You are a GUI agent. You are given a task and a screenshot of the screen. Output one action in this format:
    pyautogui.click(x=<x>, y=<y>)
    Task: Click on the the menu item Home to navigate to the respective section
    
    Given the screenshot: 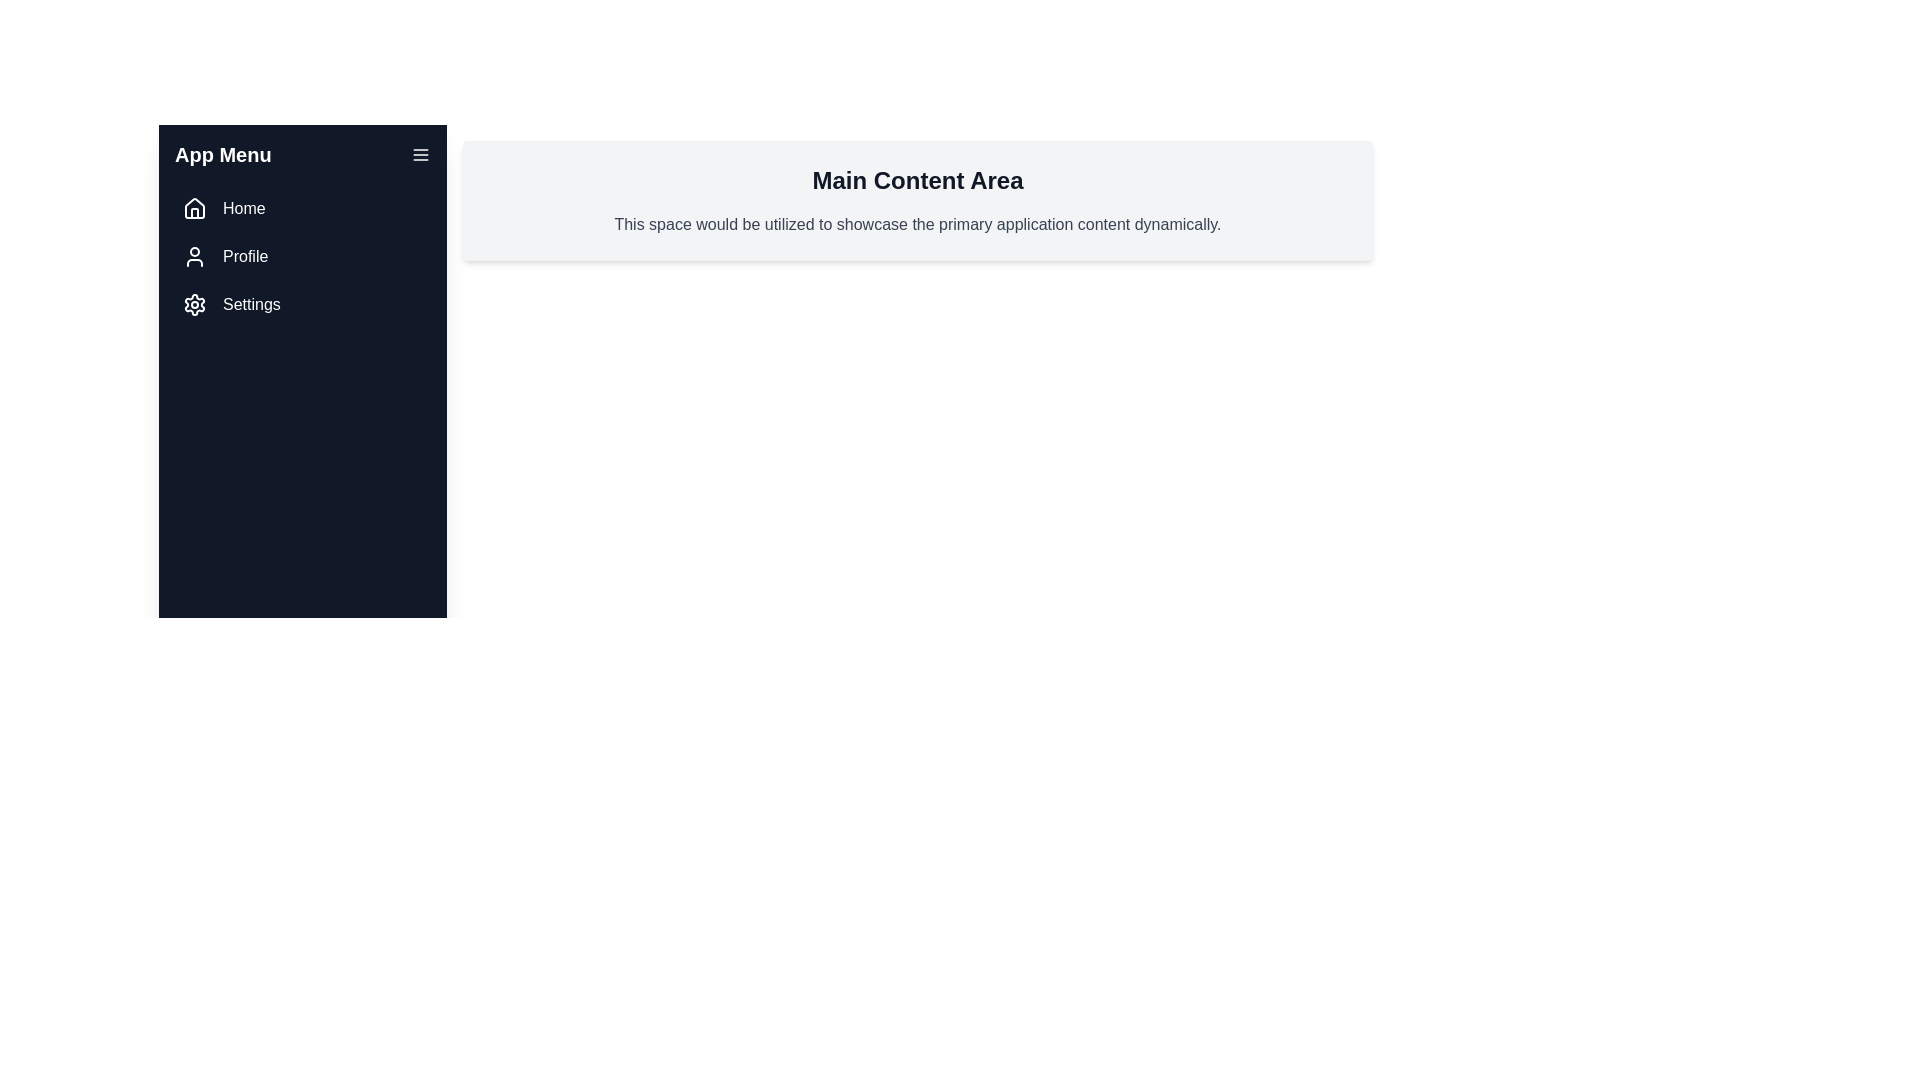 What is the action you would take?
    pyautogui.click(x=301, y=208)
    